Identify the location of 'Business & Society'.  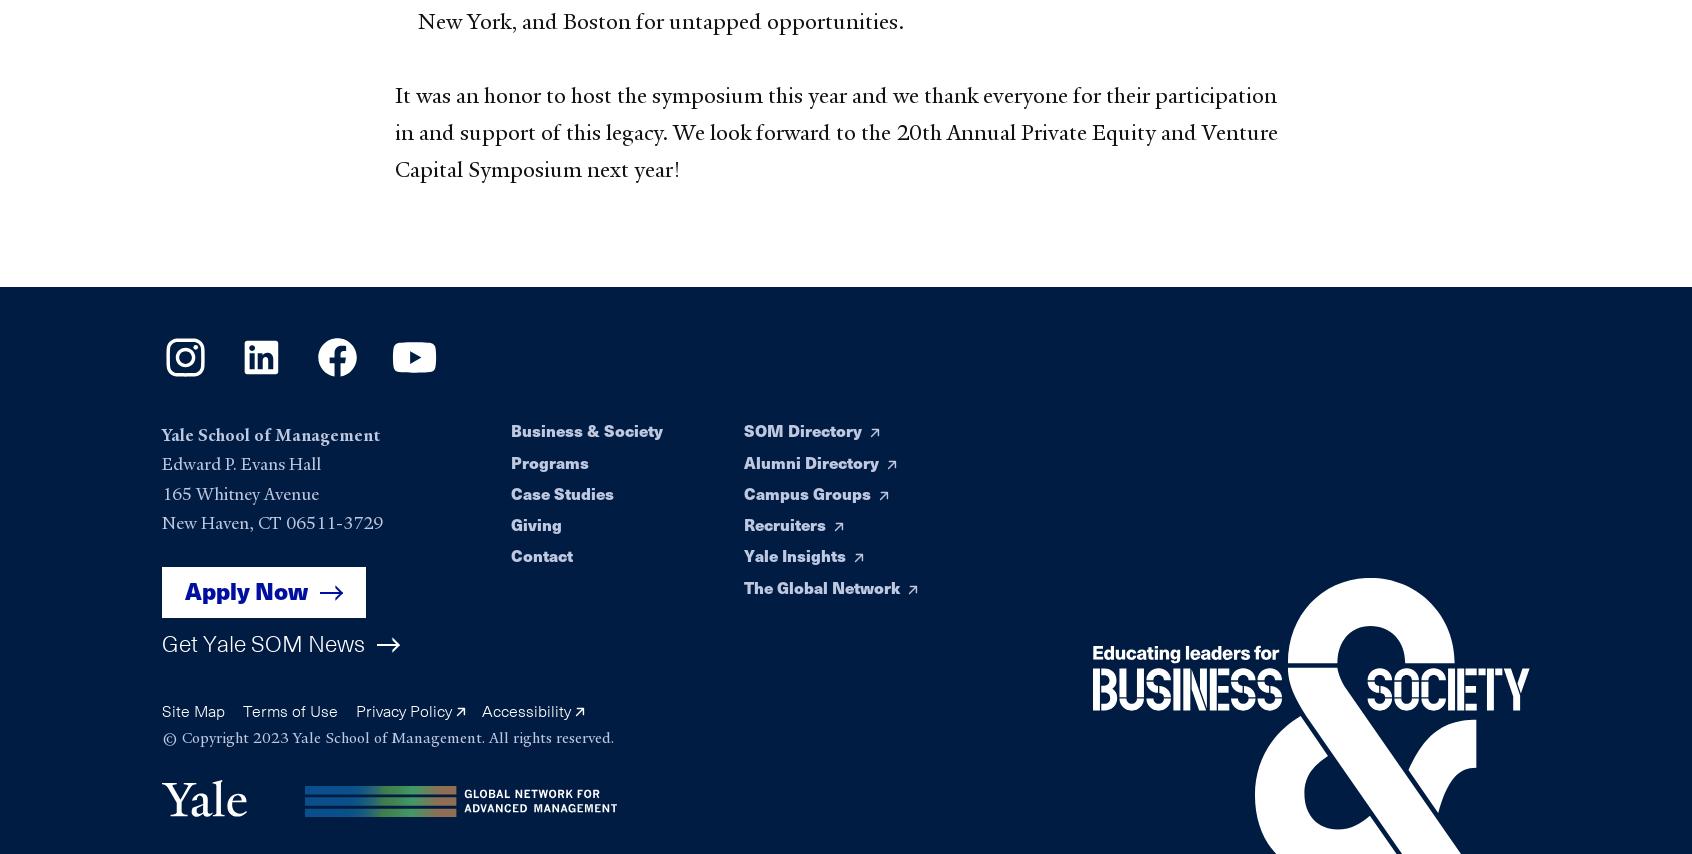
(585, 430).